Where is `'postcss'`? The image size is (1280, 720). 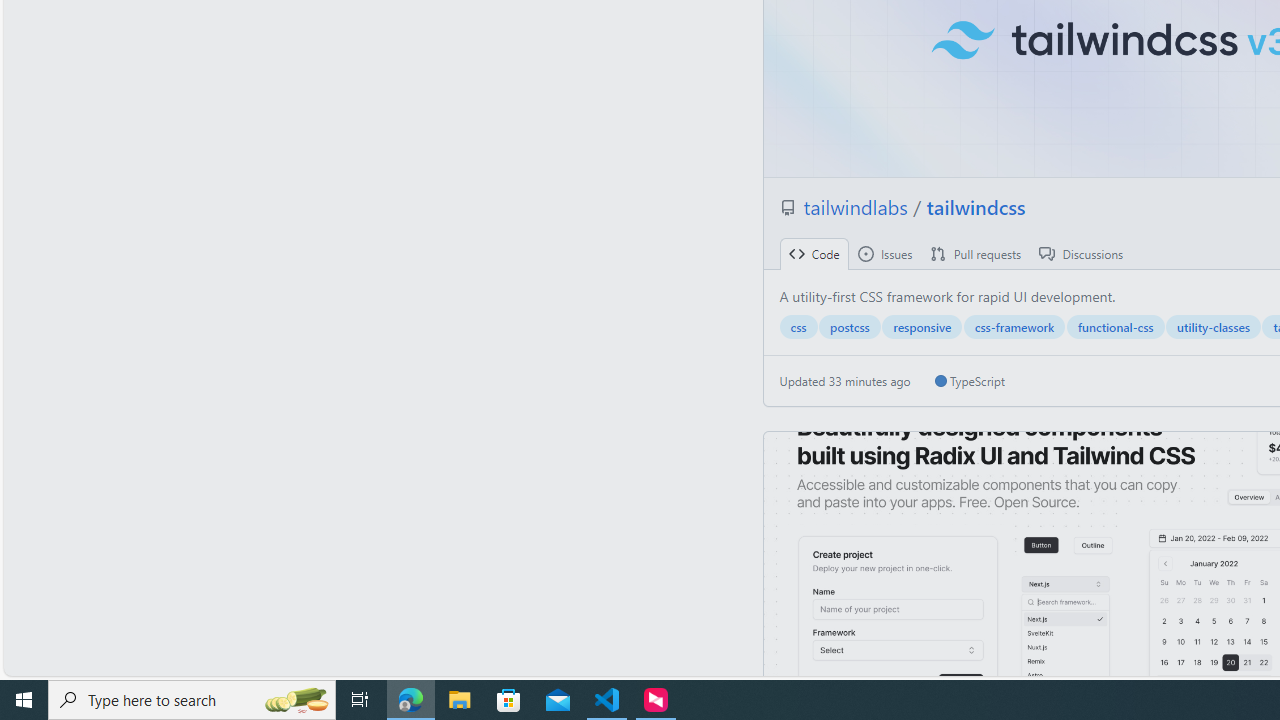
'postcss' is located at coordinates (849, 326).